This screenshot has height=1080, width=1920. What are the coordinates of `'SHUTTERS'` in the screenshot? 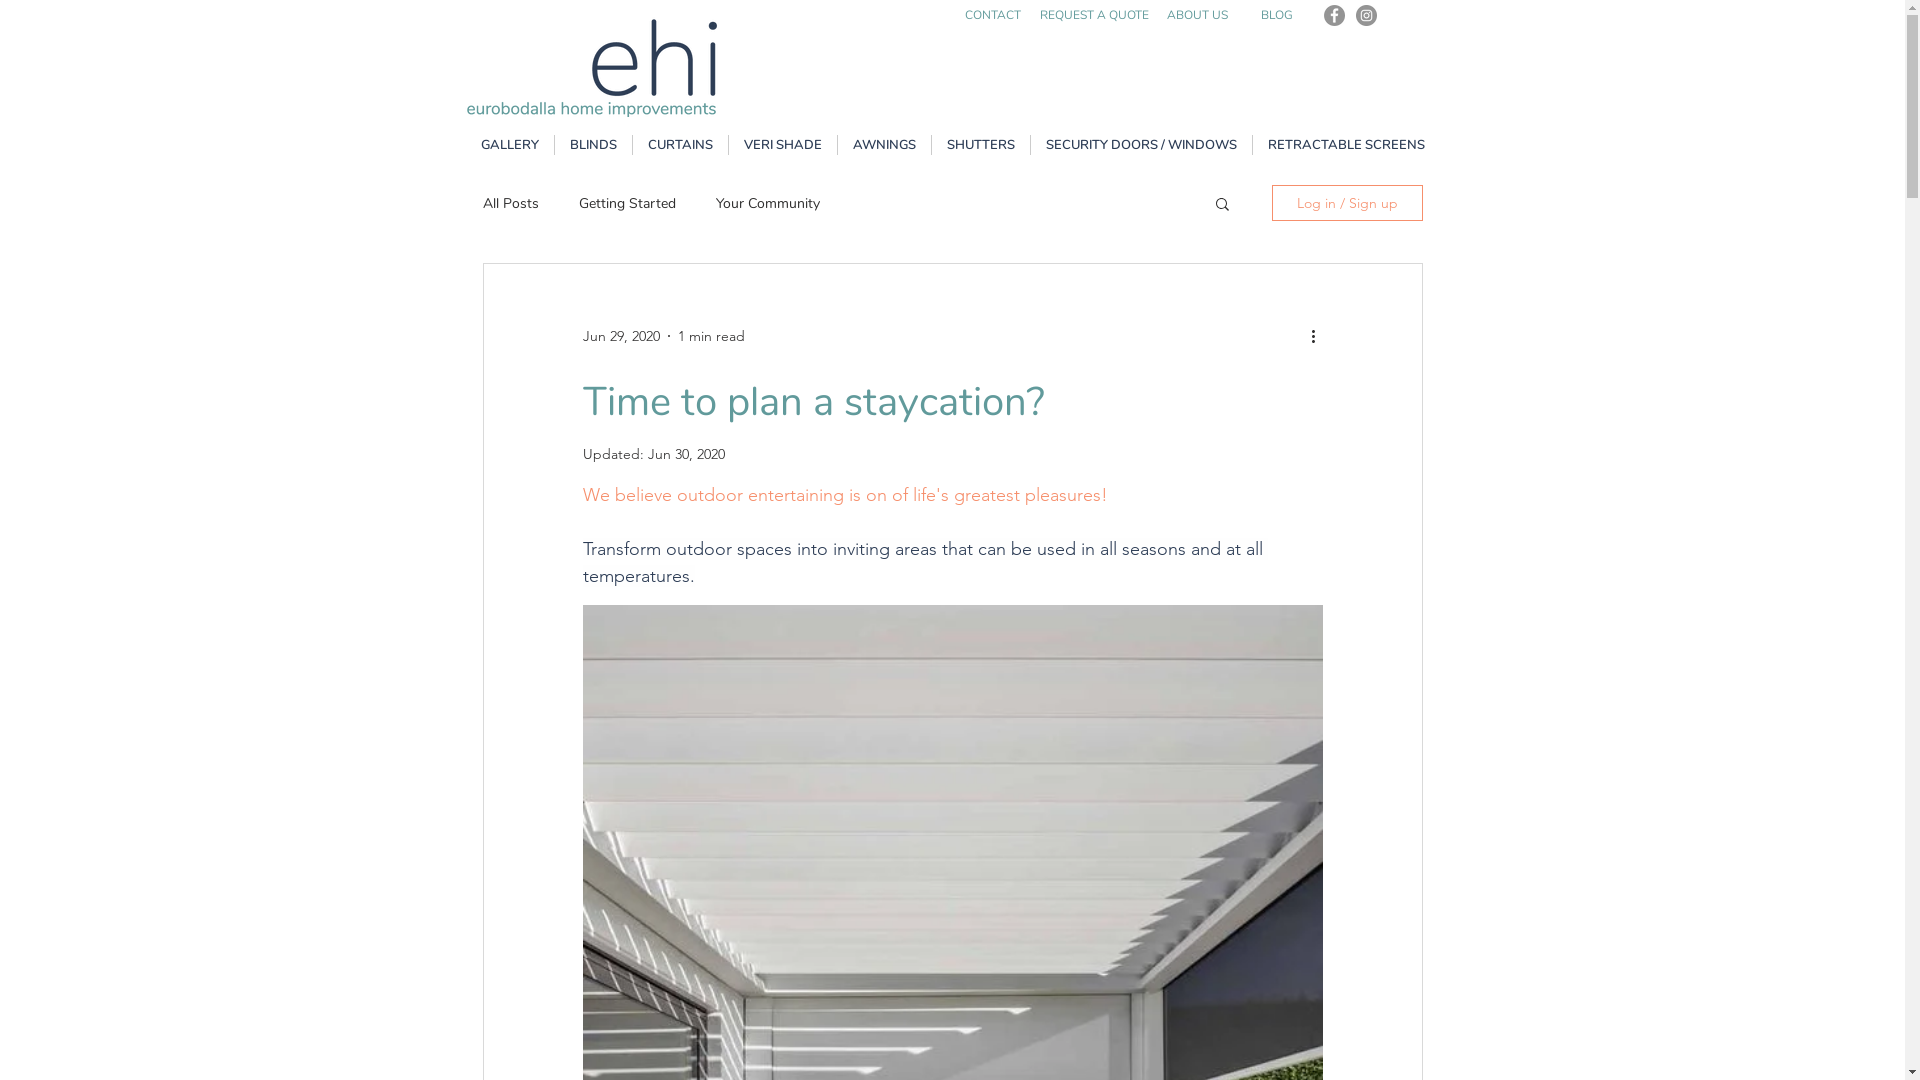 It's located at (980, 144).